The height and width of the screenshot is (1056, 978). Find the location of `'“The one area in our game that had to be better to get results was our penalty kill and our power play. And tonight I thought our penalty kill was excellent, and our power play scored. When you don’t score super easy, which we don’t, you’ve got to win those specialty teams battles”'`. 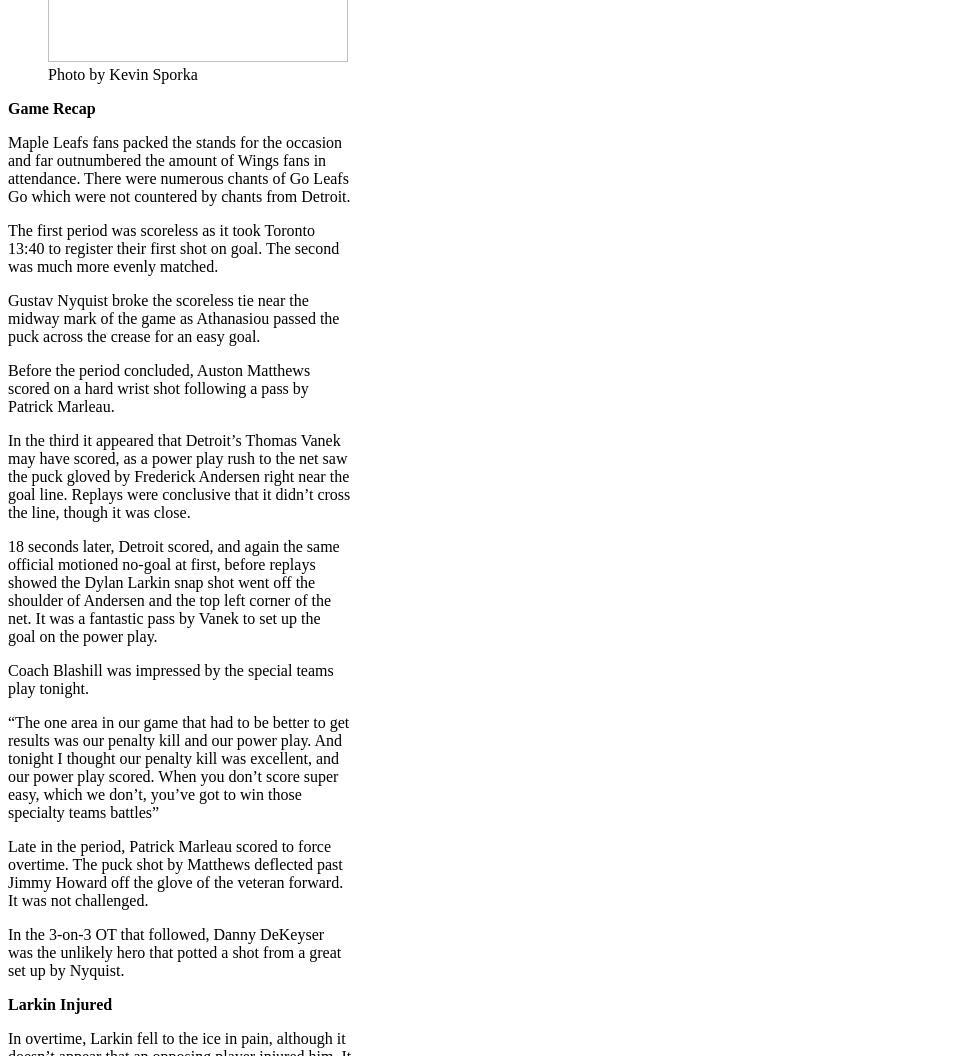

'“The one area in our game that had to be better to get results was our penalty kill and our power play. And tonight I thought our penalty kill was excellent, and our power play scored. When you don’t score super easy, which we don’t, you’ve got to win those specialty teams battles”' is located at coordinates (8, 766).